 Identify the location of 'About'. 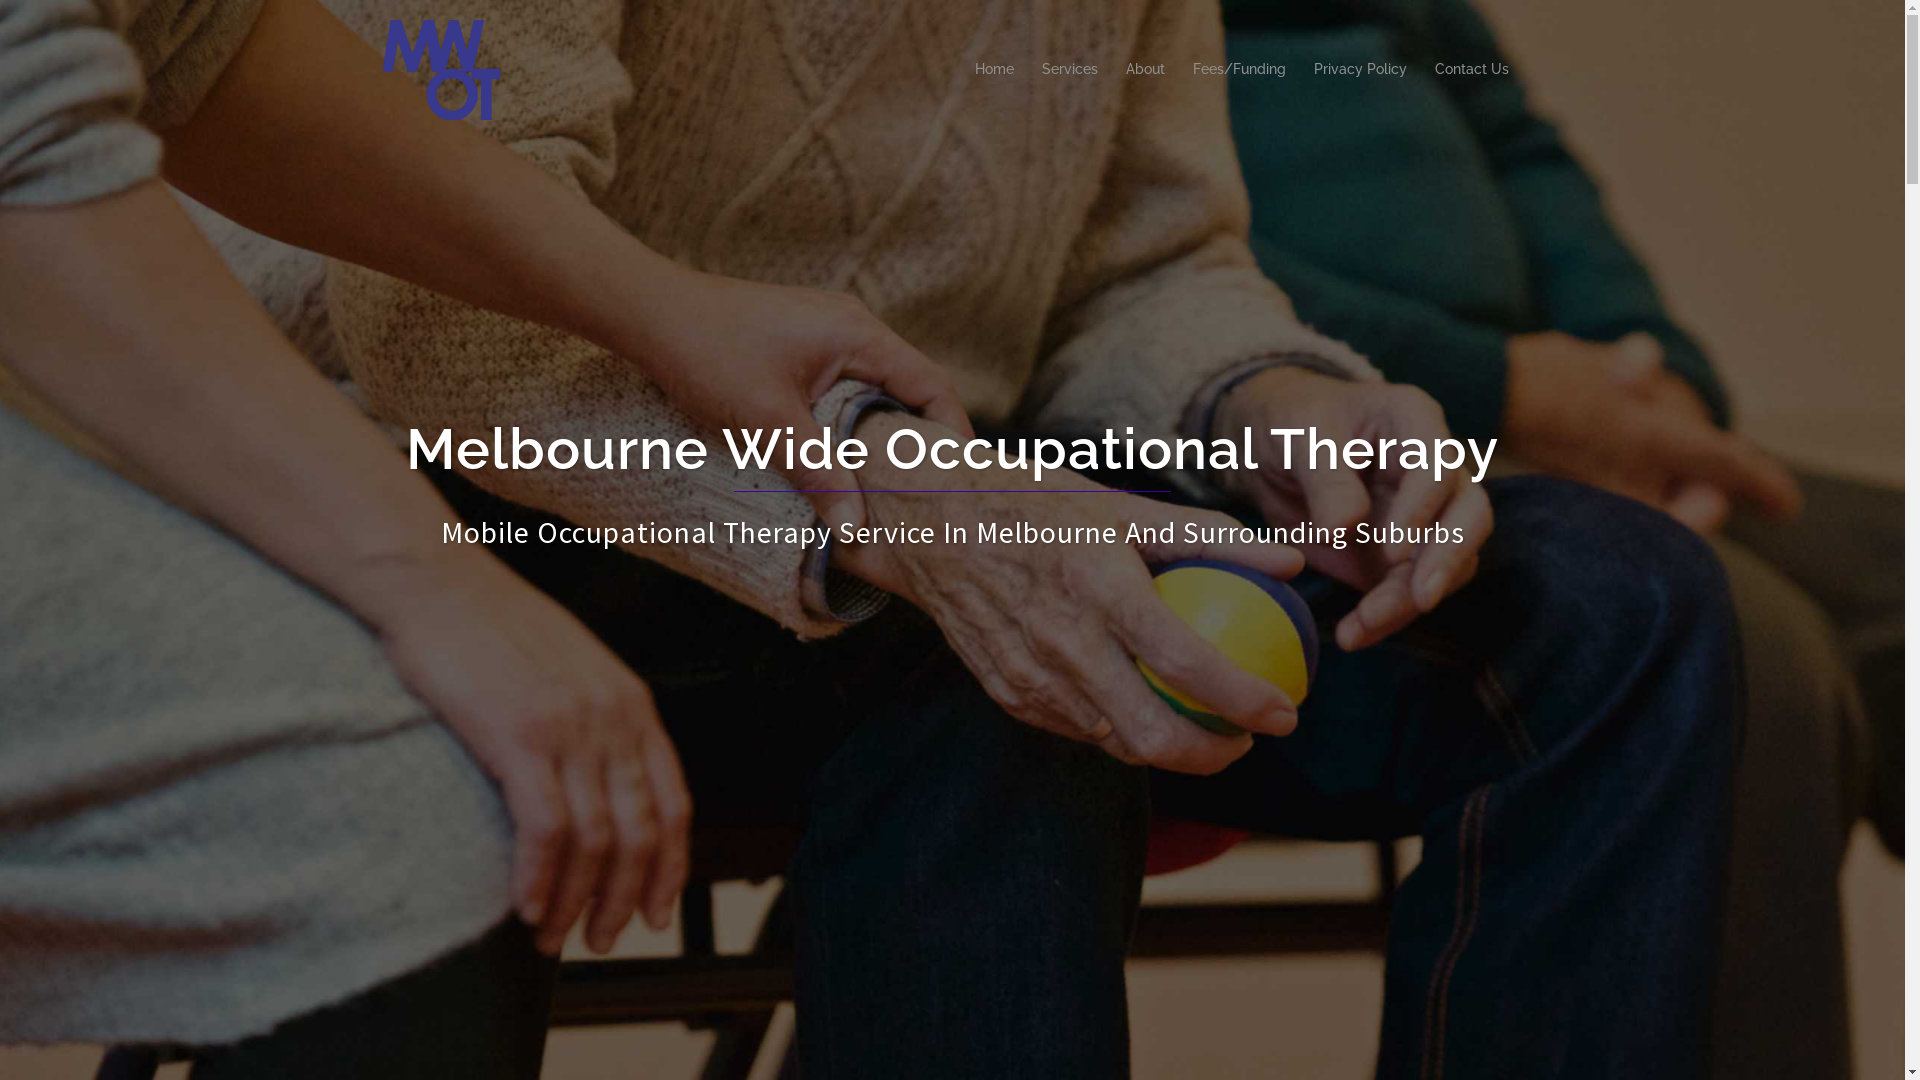
(1145, 68).